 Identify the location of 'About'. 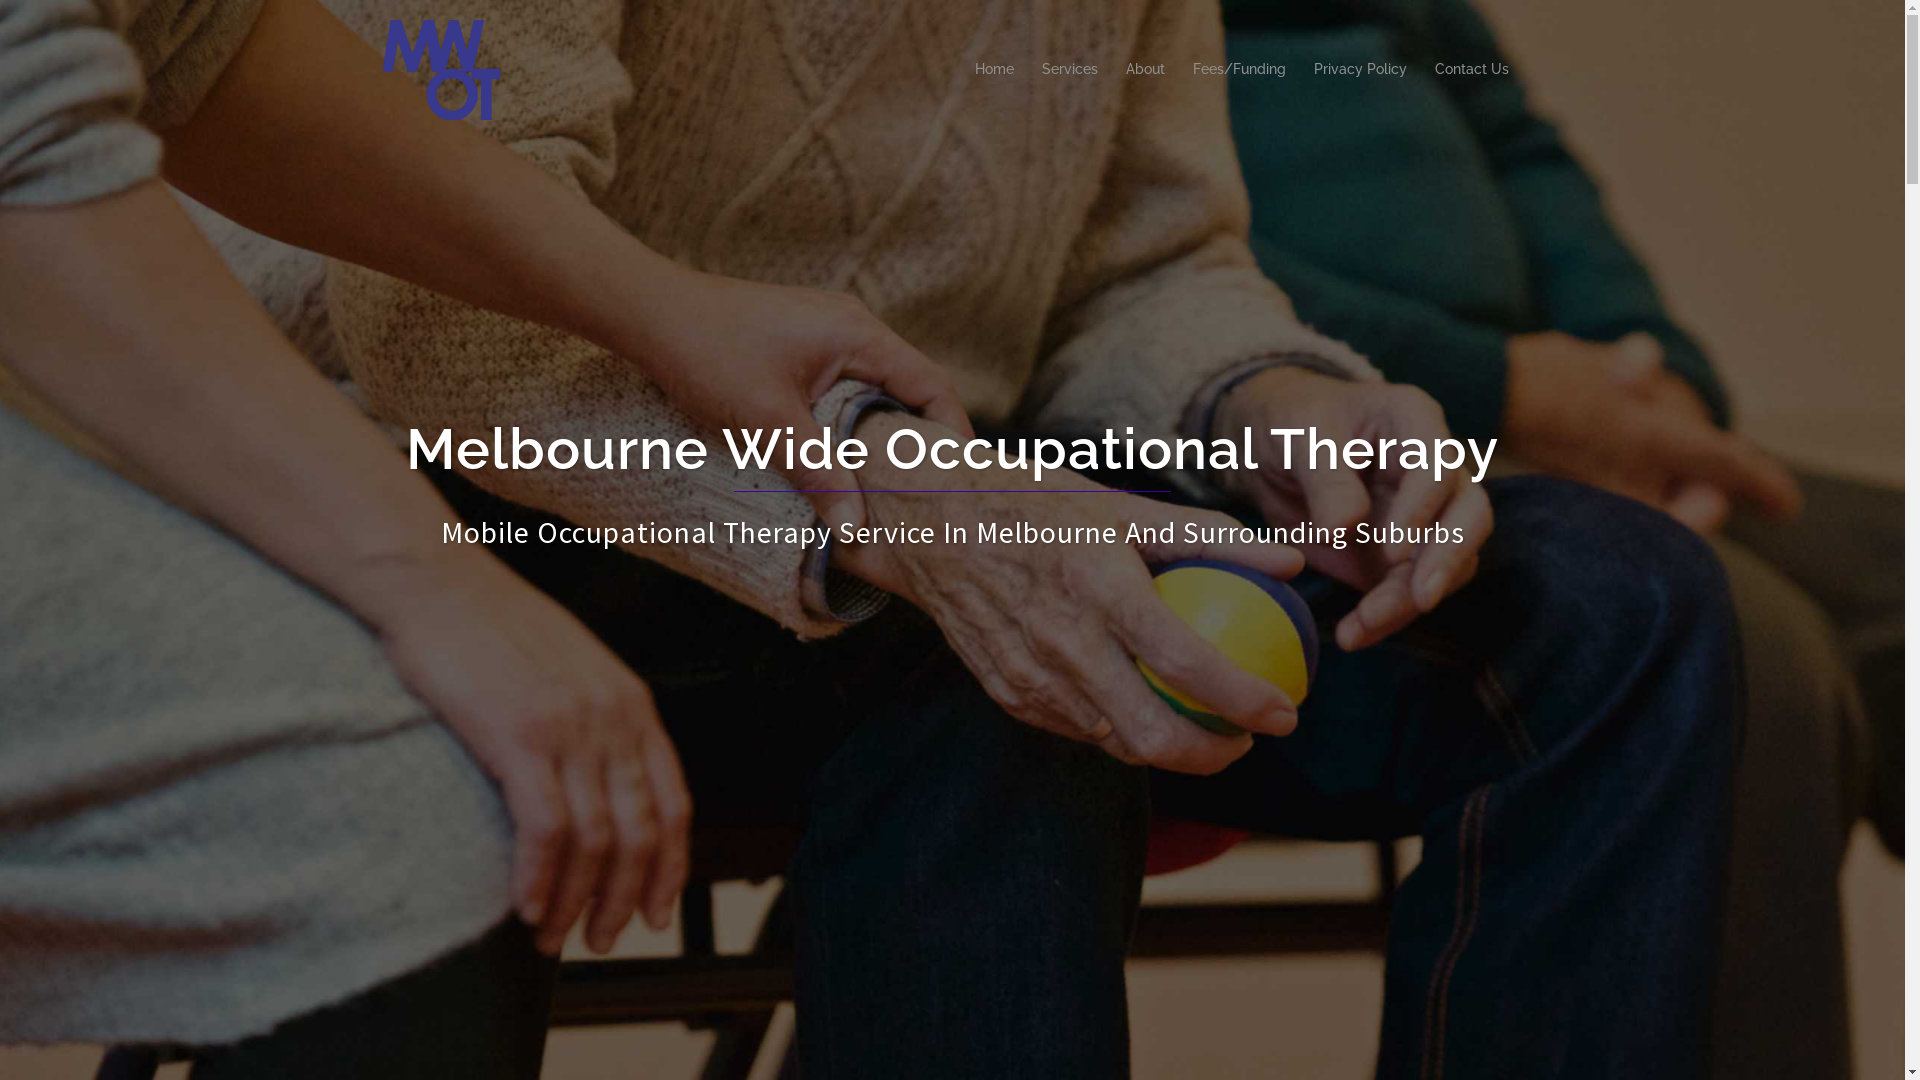
(1145, 68).